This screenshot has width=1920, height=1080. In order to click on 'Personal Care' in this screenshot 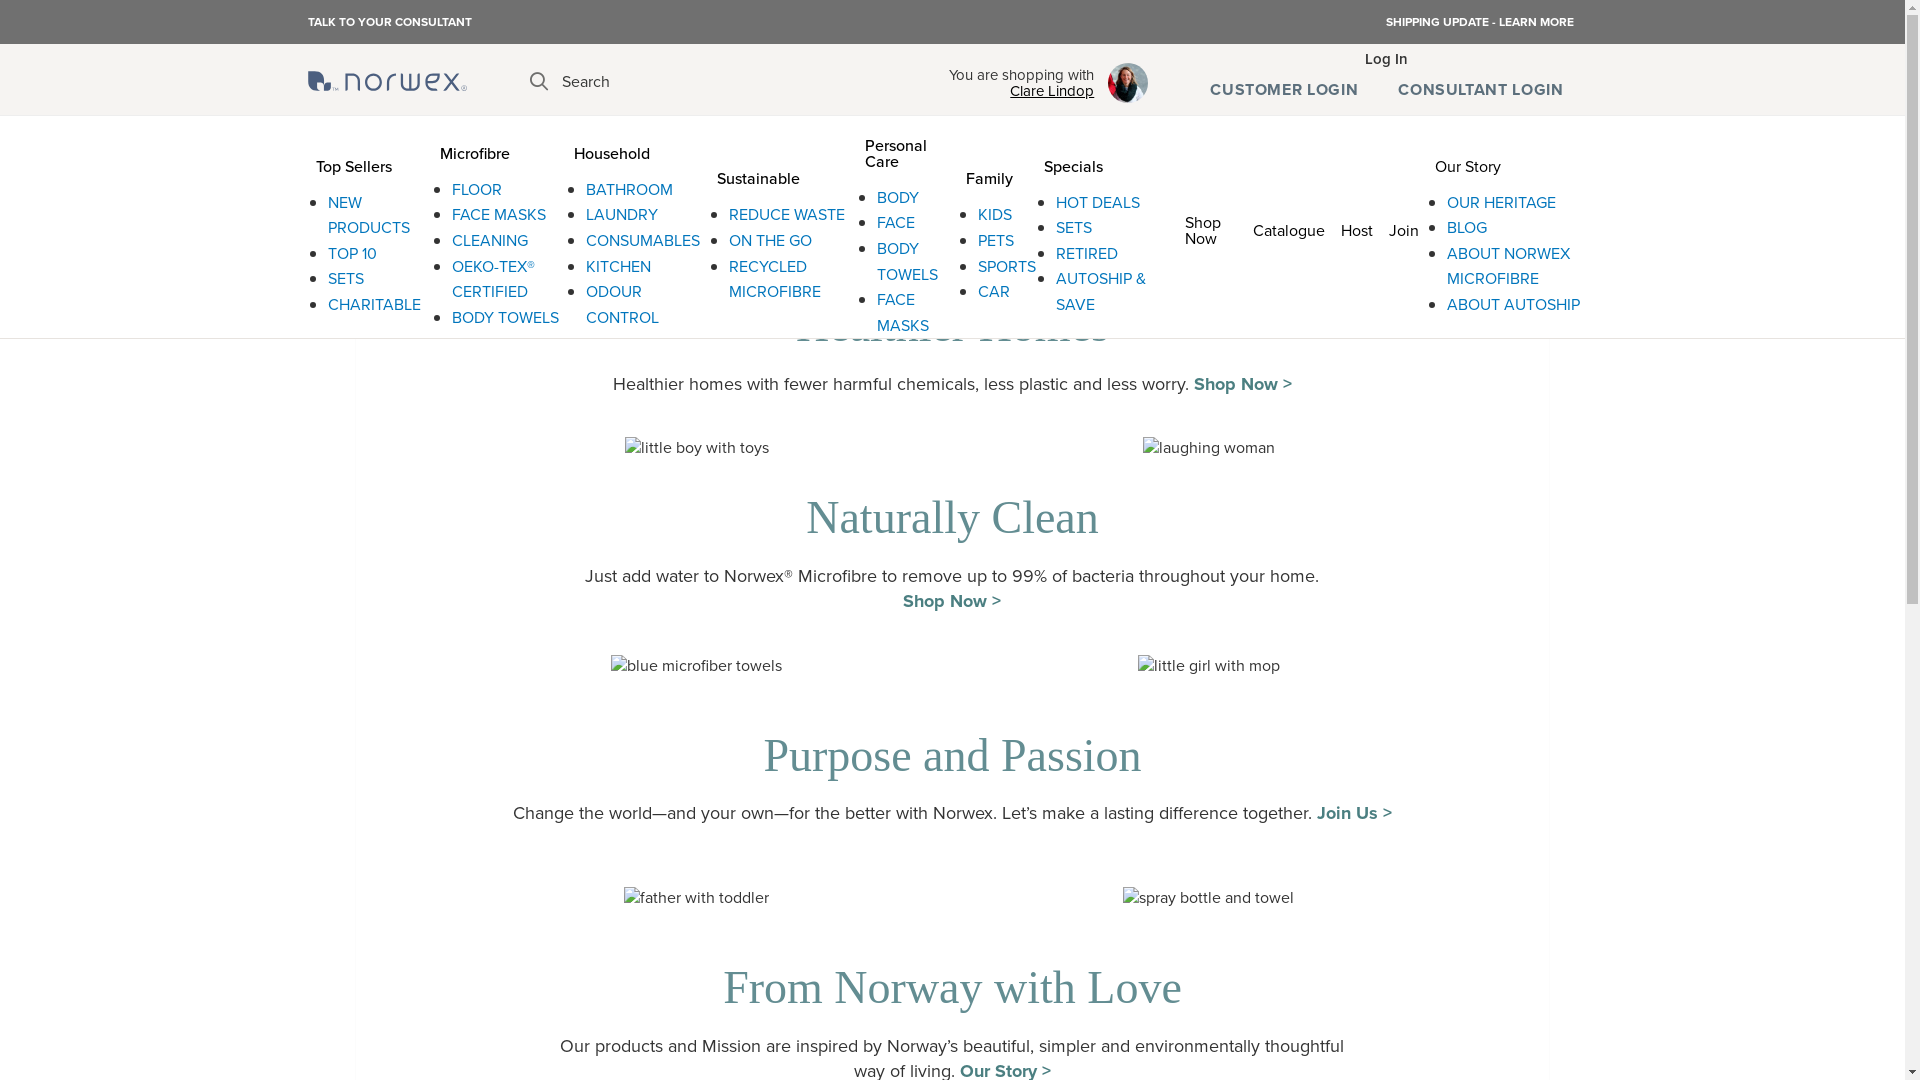, I will do `click(906, 149)`.